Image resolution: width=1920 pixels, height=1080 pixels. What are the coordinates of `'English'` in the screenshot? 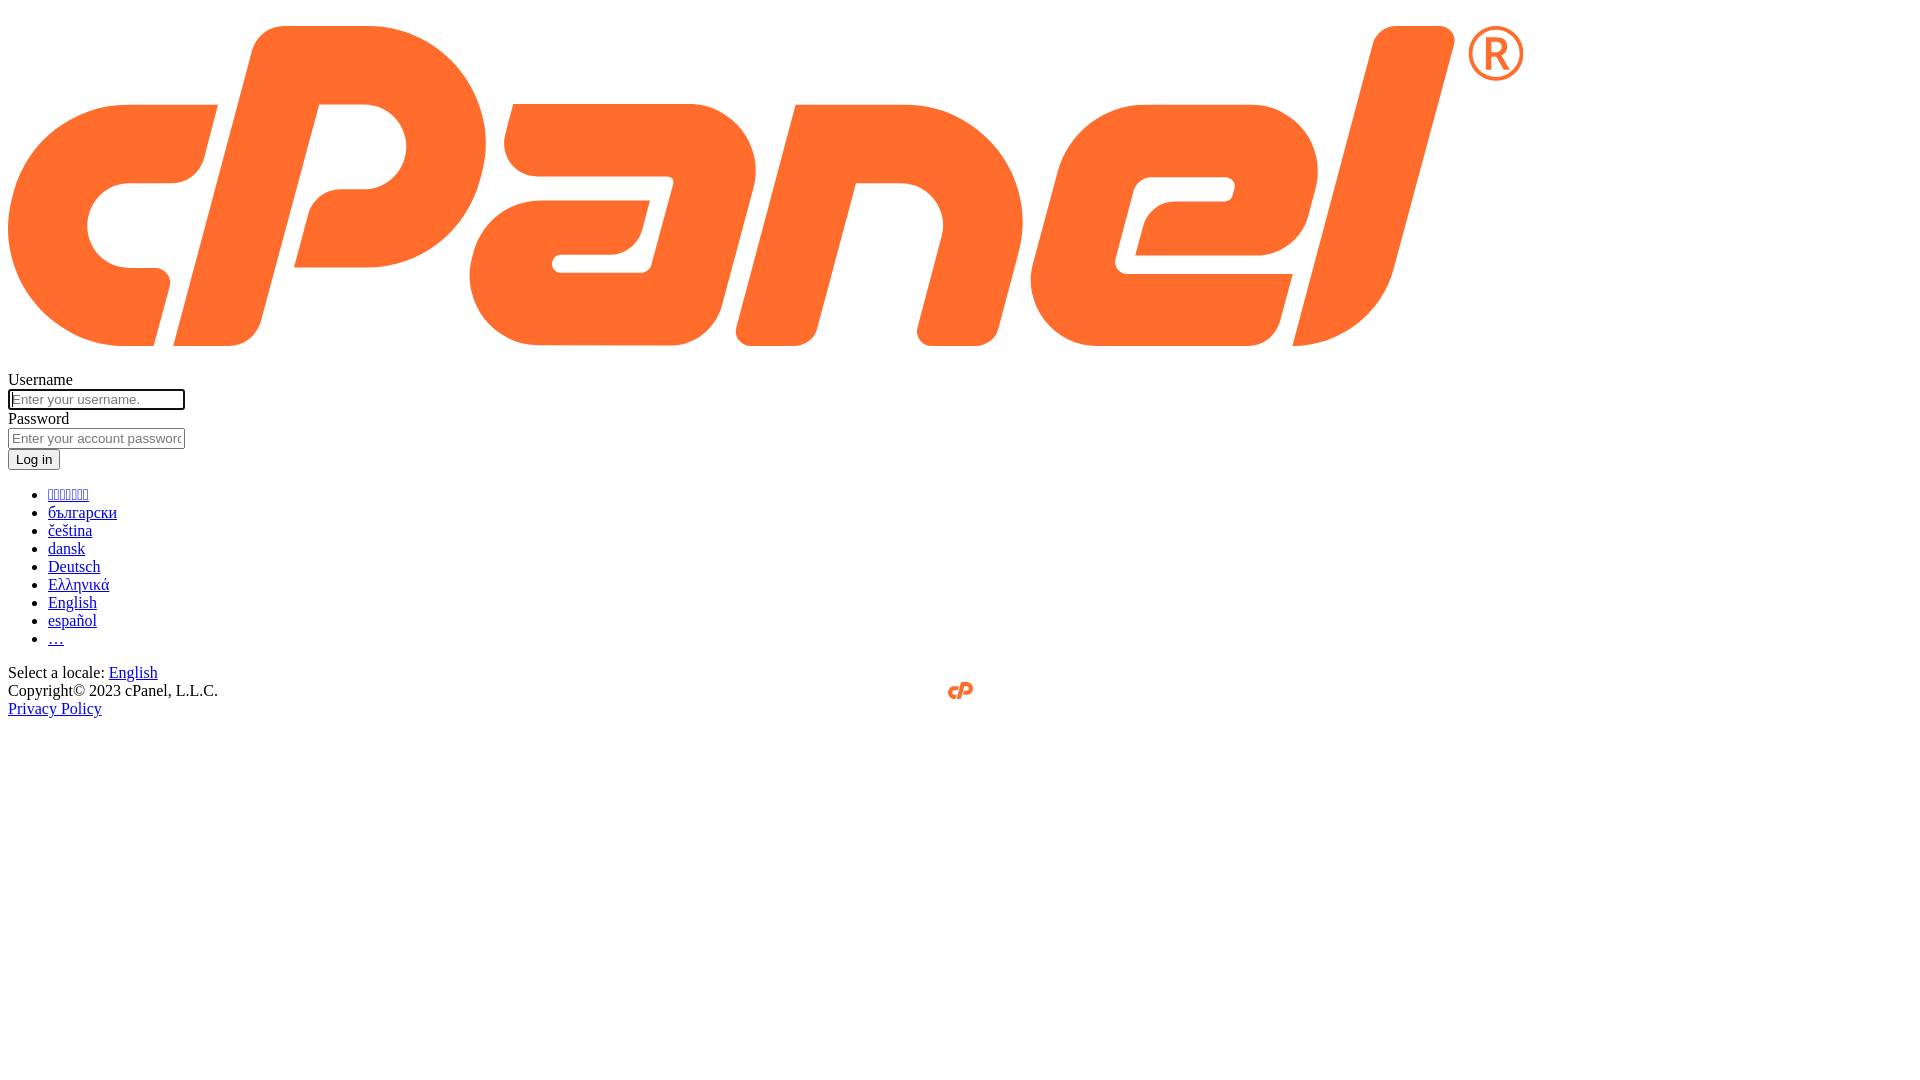 It's located at (132, 672).